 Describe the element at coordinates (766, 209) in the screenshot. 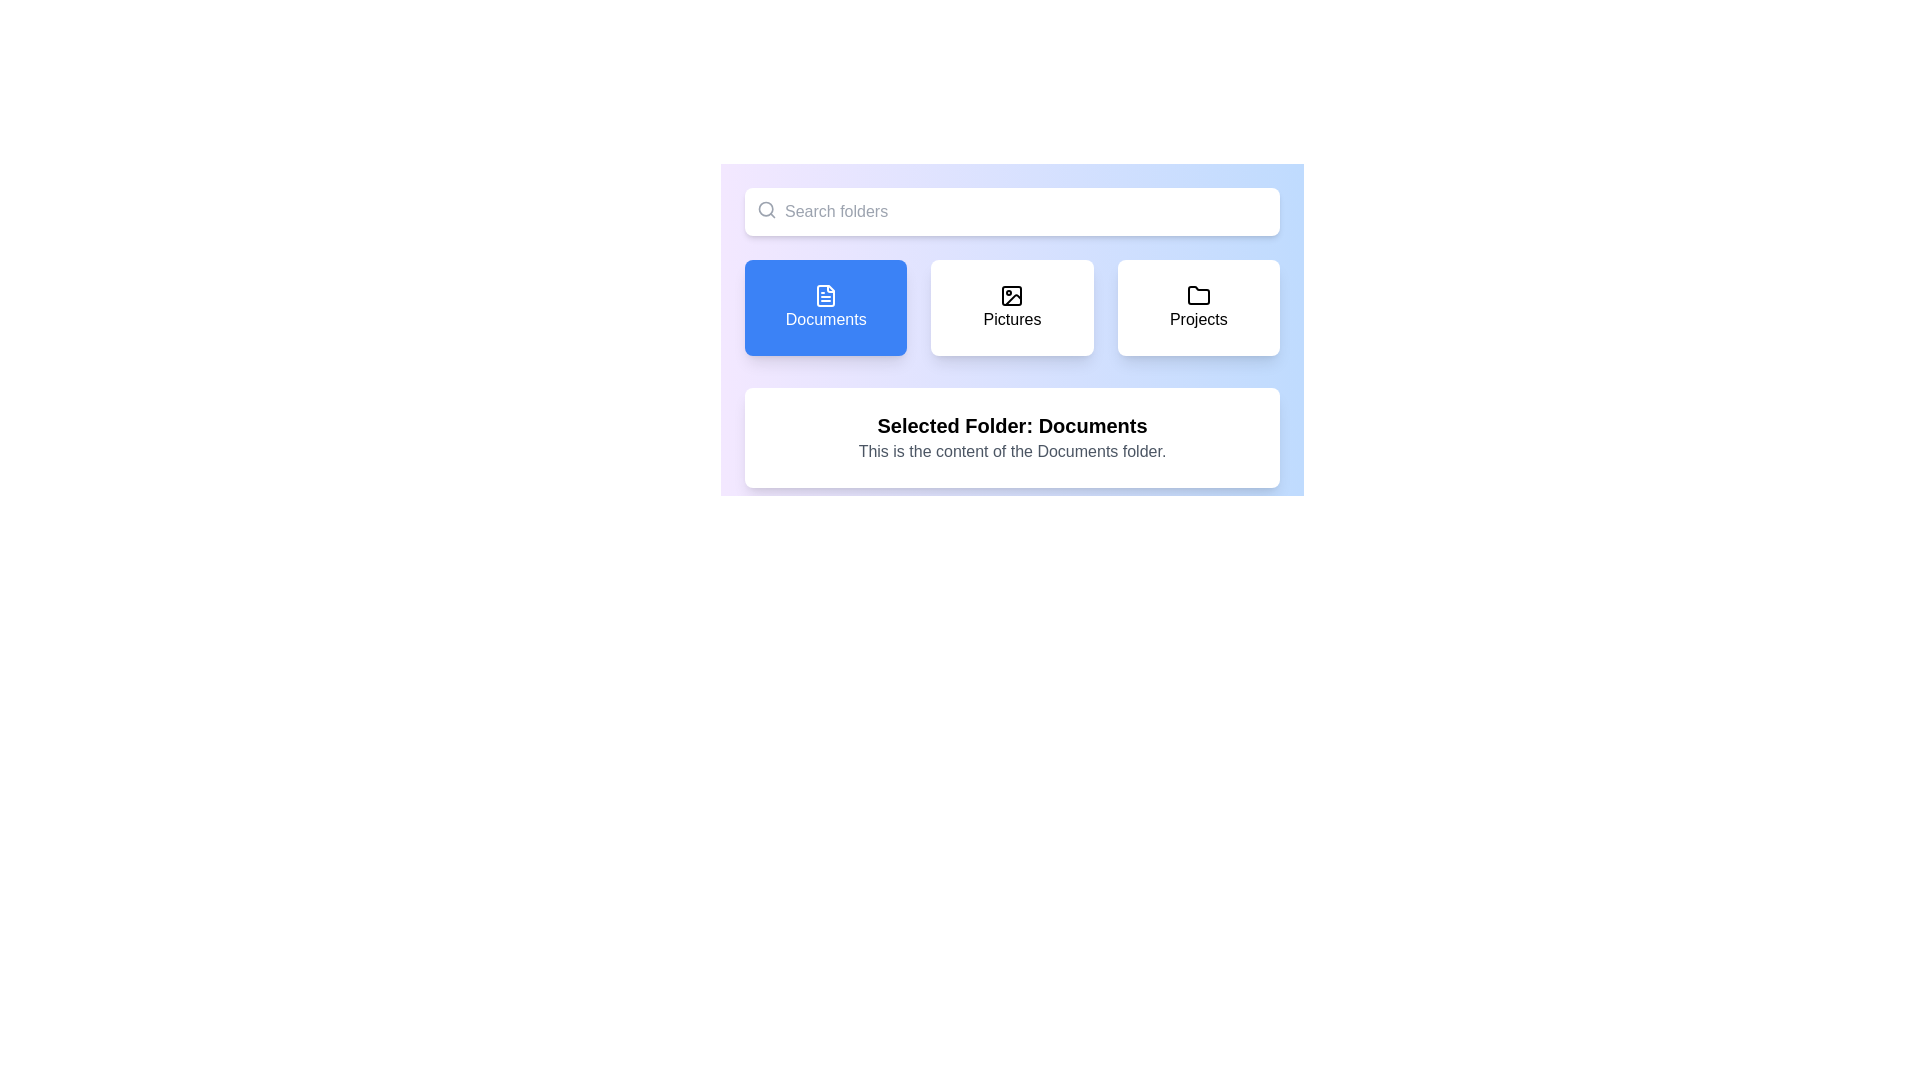

I see `the circular magnifying-glass icon styled with gray lines, located on the left side of the search bar input field` at that location.